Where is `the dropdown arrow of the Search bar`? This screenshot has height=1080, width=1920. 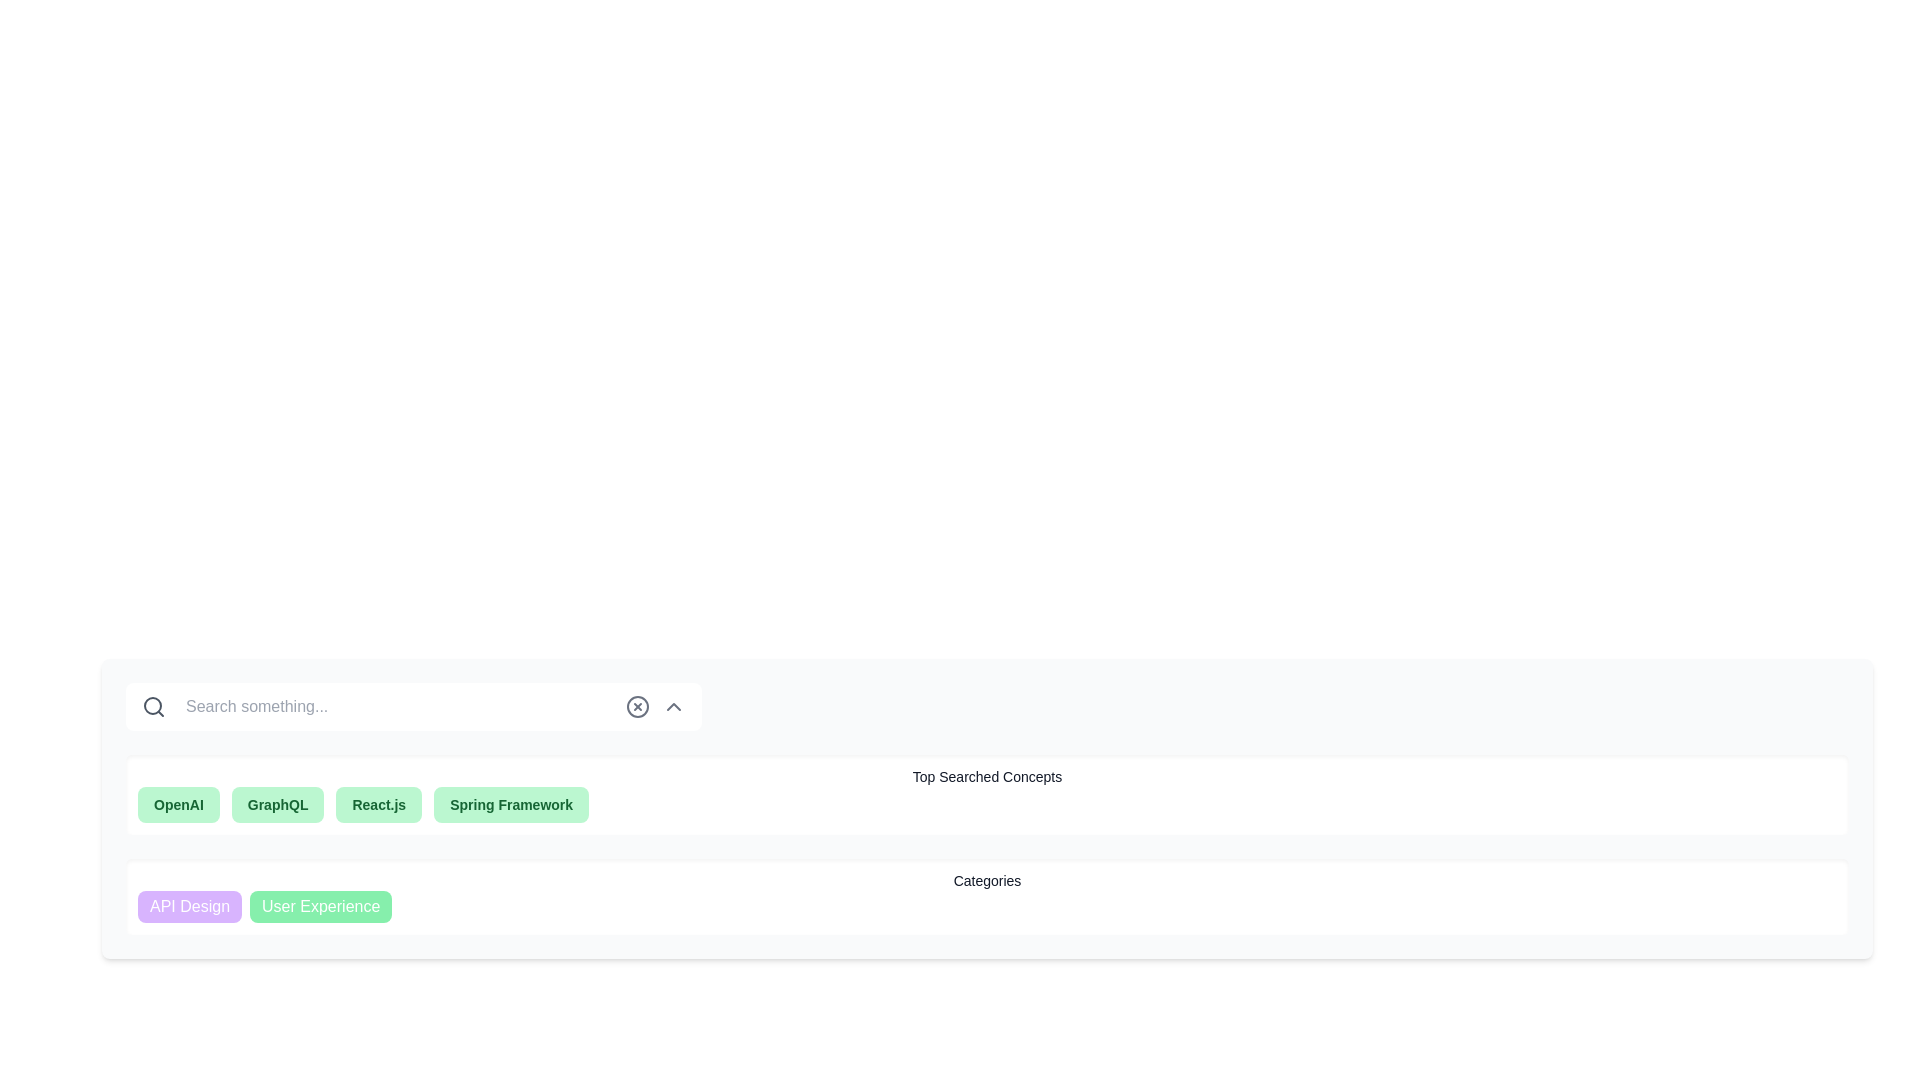
the dropdown arrow of the Search bar is located at coordinates (412, 705).